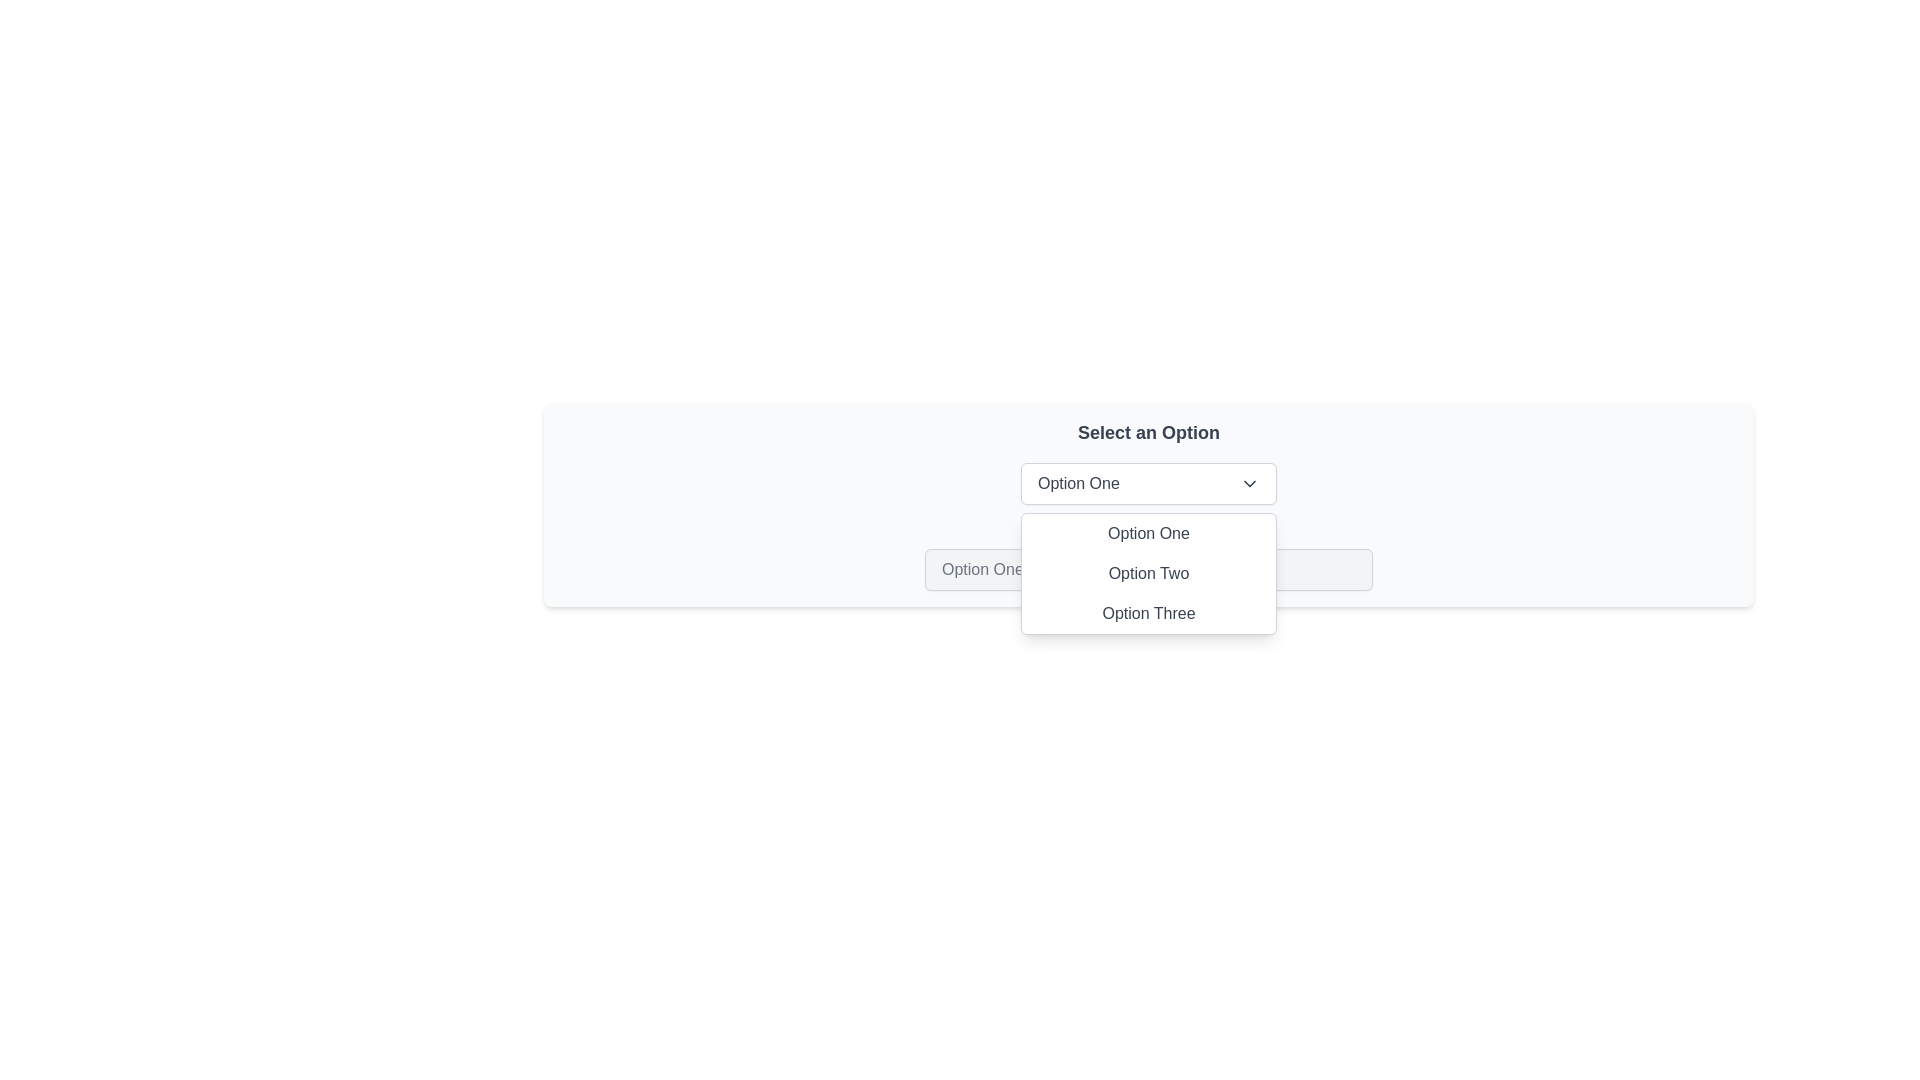  Describe the element at coordinates (1148, 612) in the screenshot. I see `the 'Option Three' item in the dropdown menu, which is styled in a standard sans-serif font and changes to light blue when hovered over` at that location.